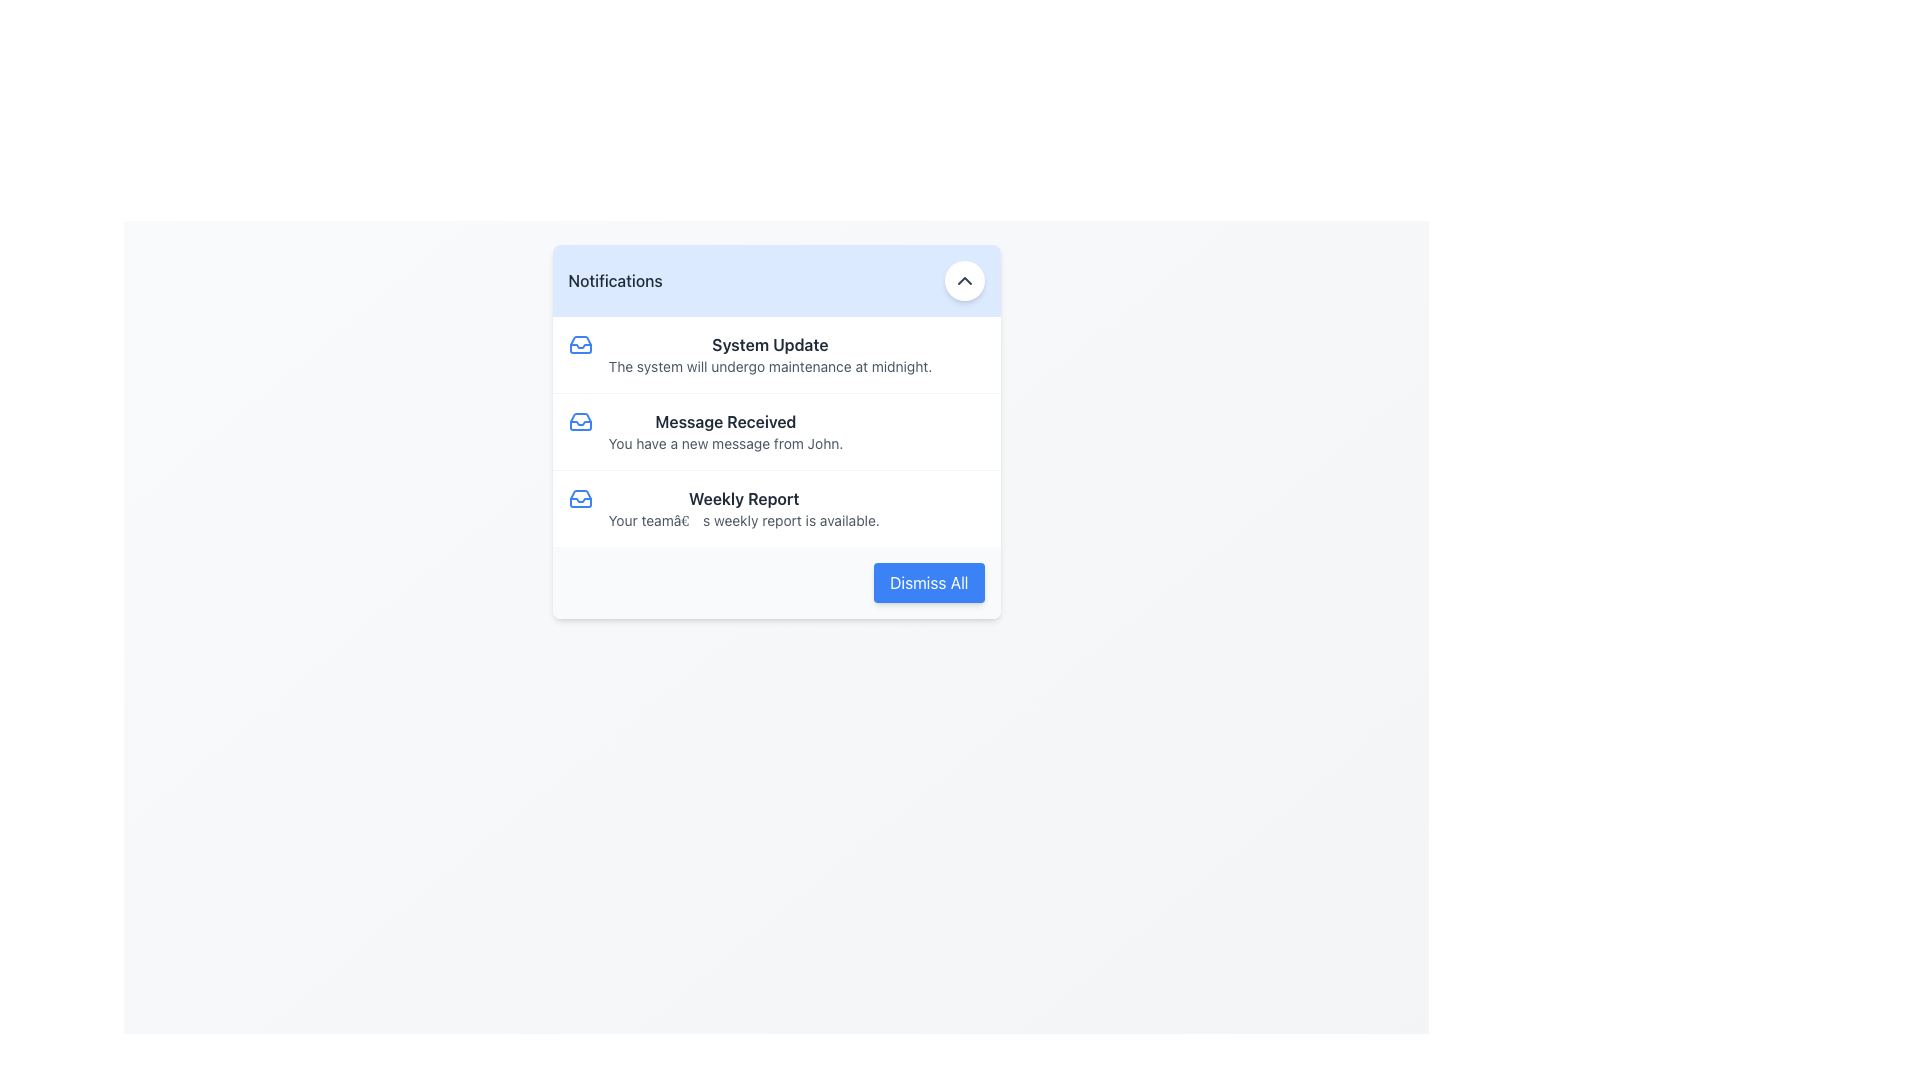 This screenshot has height=1080, width=1920. Describe the element at coordinates (724, 442) in the screenshot. I see `text element providing details about the notification titled 'Message Received', which is positioned beneath the title text within the notification card` at that location.